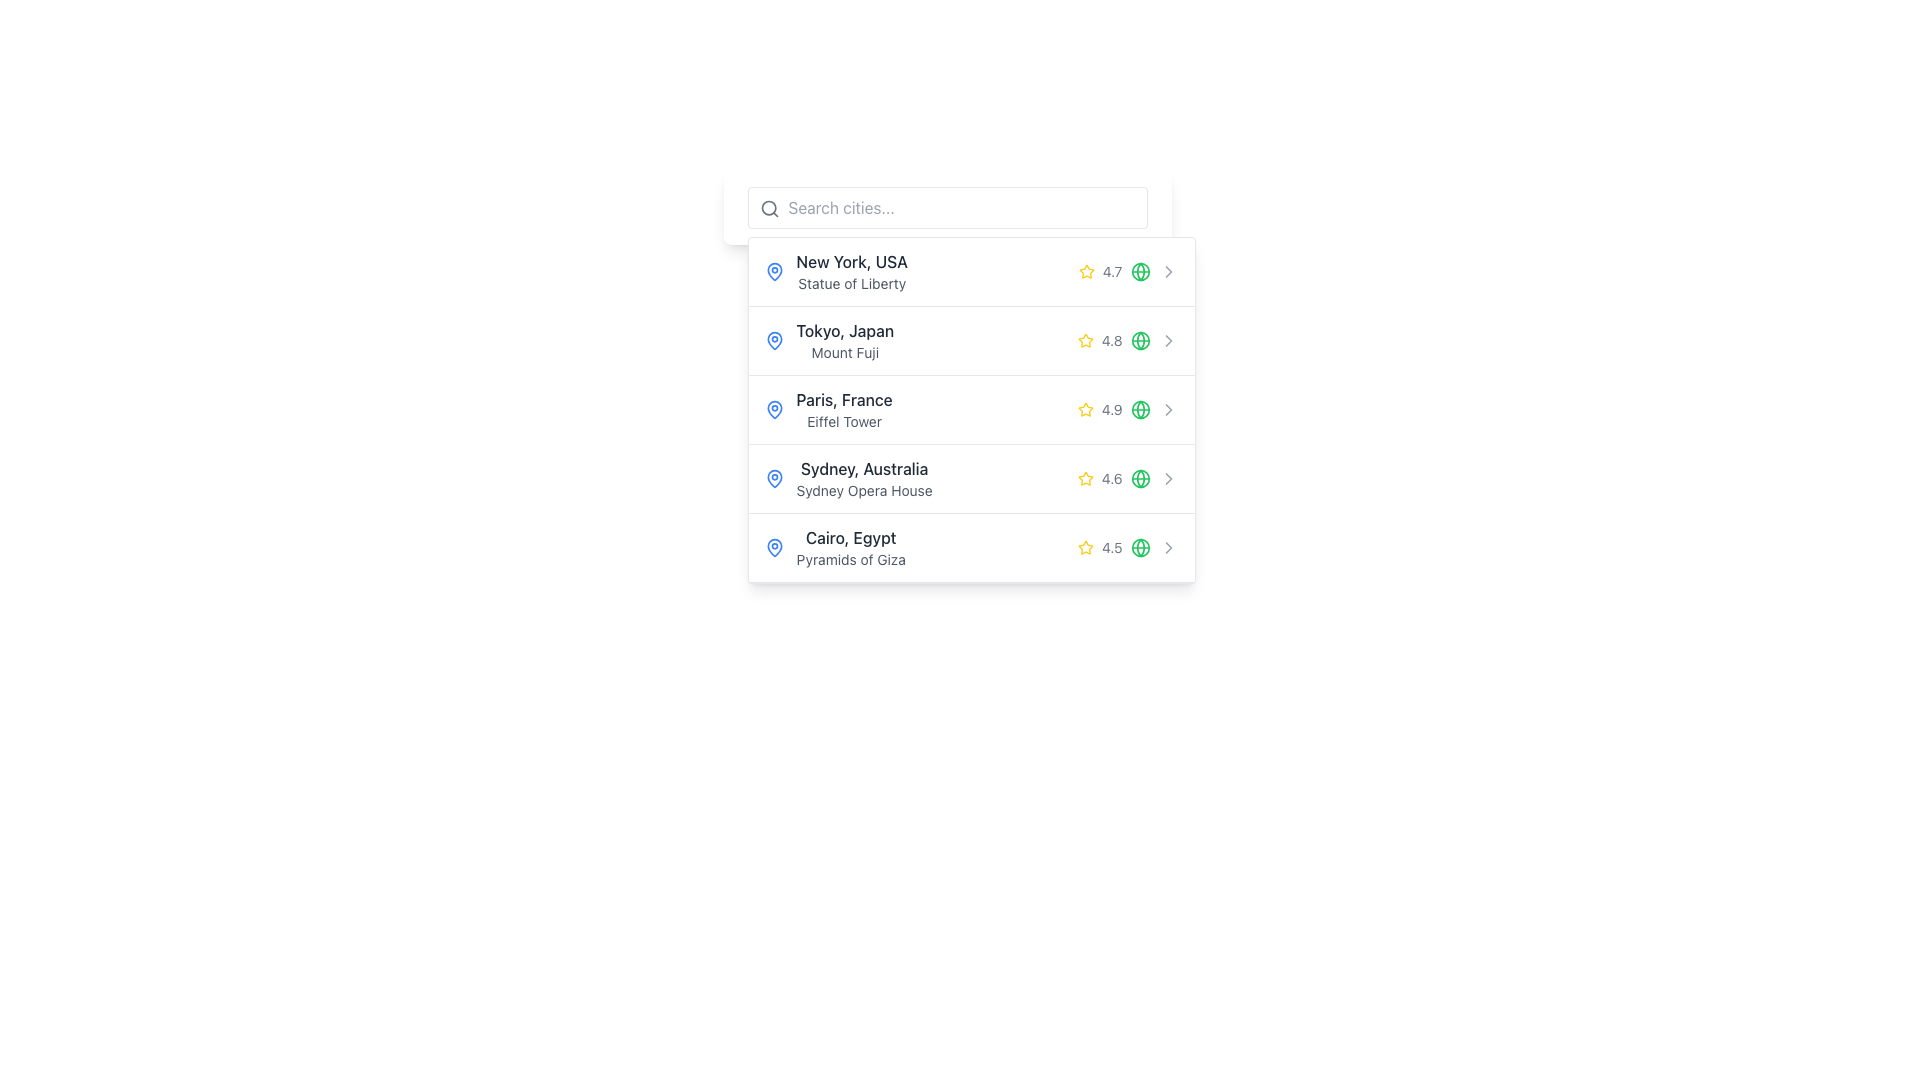  I want to click on the yellow star-shaped icon representing the rating for 'Tokyo, Japan', located in the rating row of the UI, so click(1084, 339).